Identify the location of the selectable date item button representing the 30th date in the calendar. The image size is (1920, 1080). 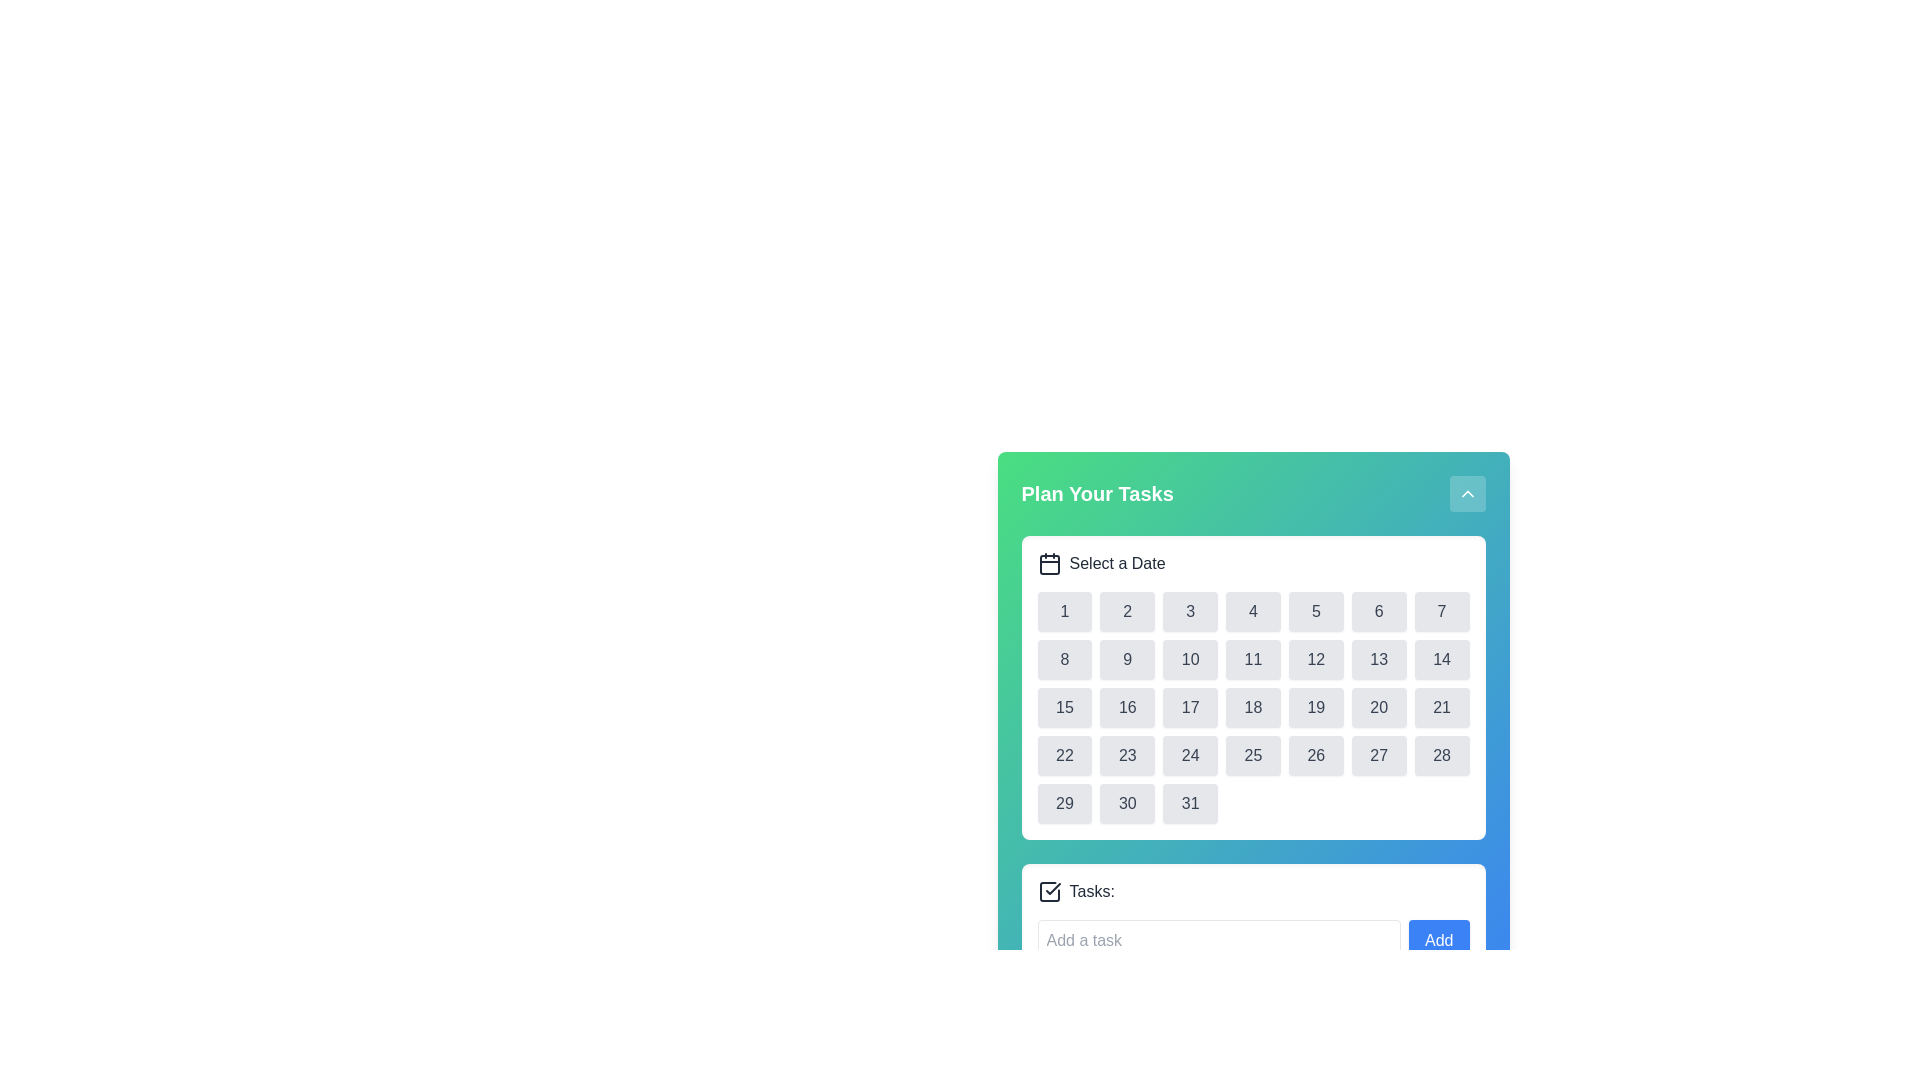
(1127, 802).